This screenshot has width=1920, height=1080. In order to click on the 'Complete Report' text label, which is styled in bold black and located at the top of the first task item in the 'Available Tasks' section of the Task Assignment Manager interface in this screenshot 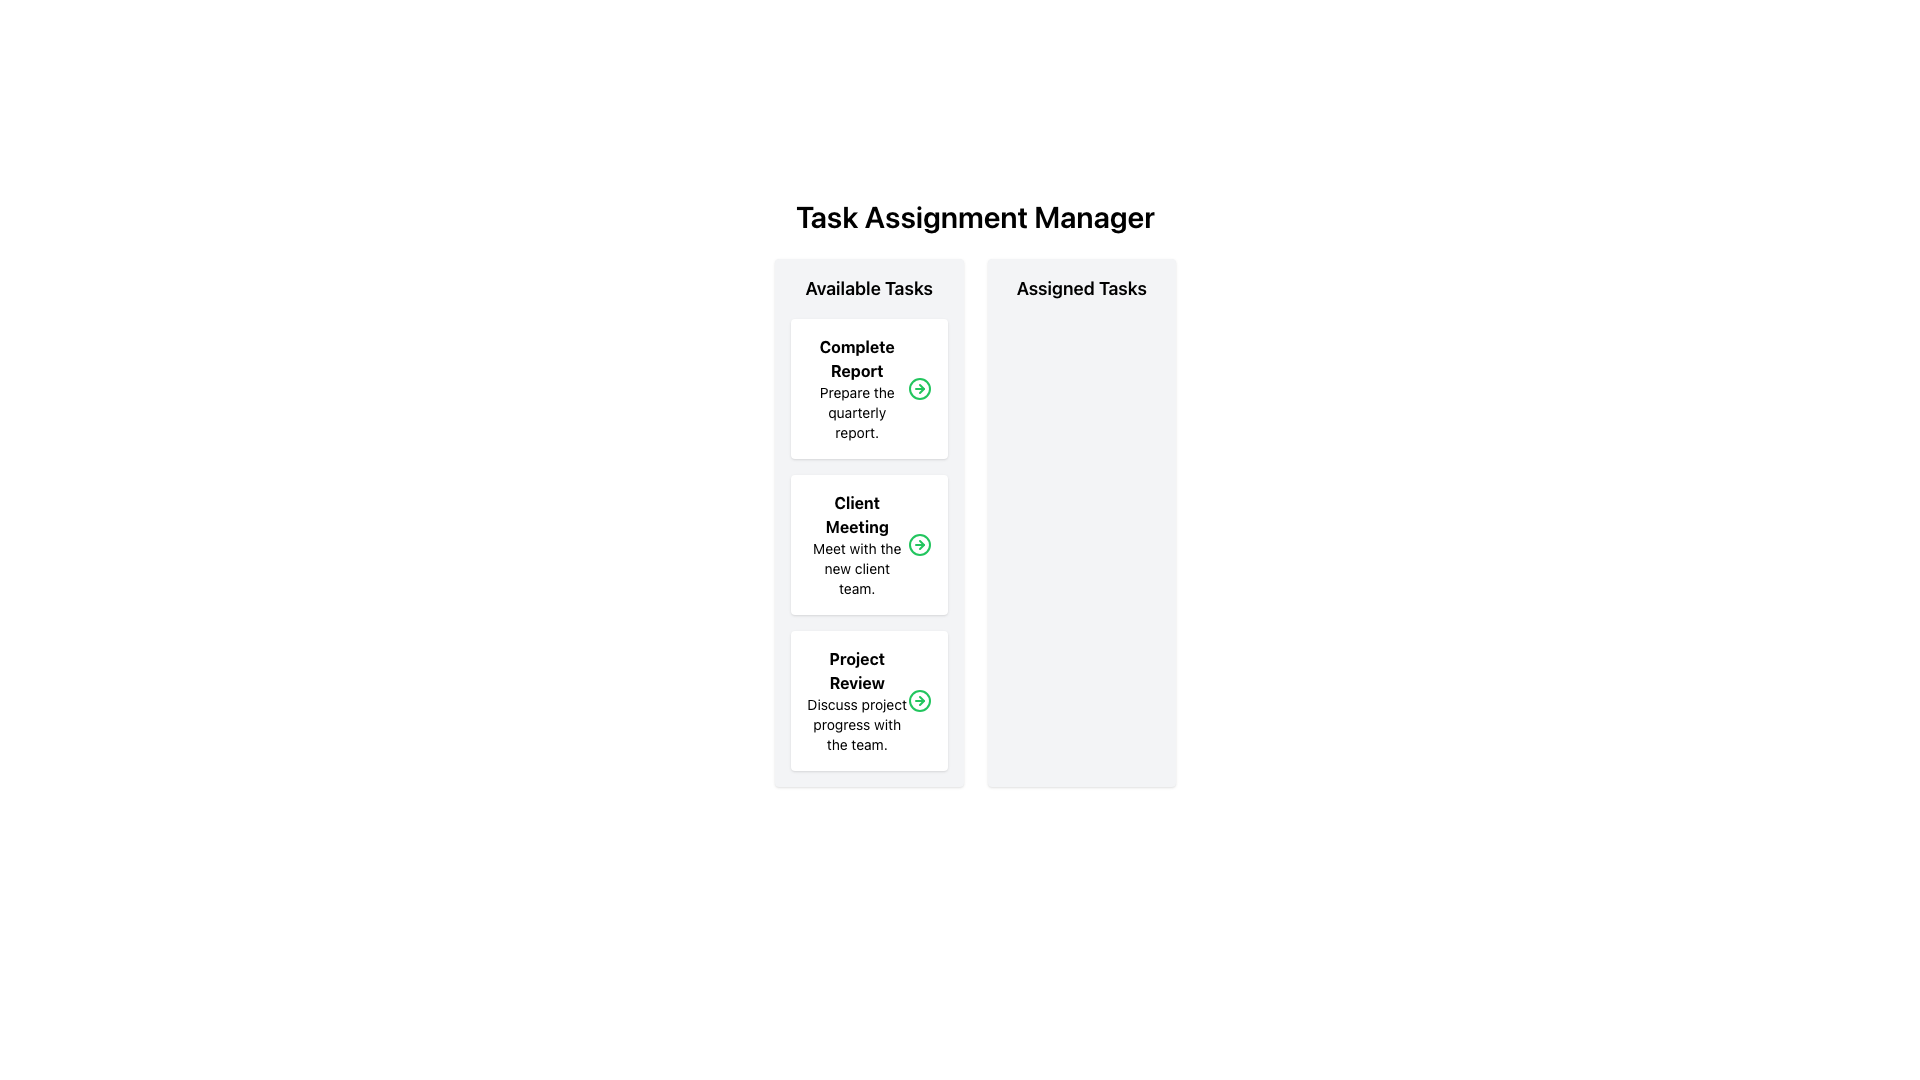, I will do `click(857, 357)`.